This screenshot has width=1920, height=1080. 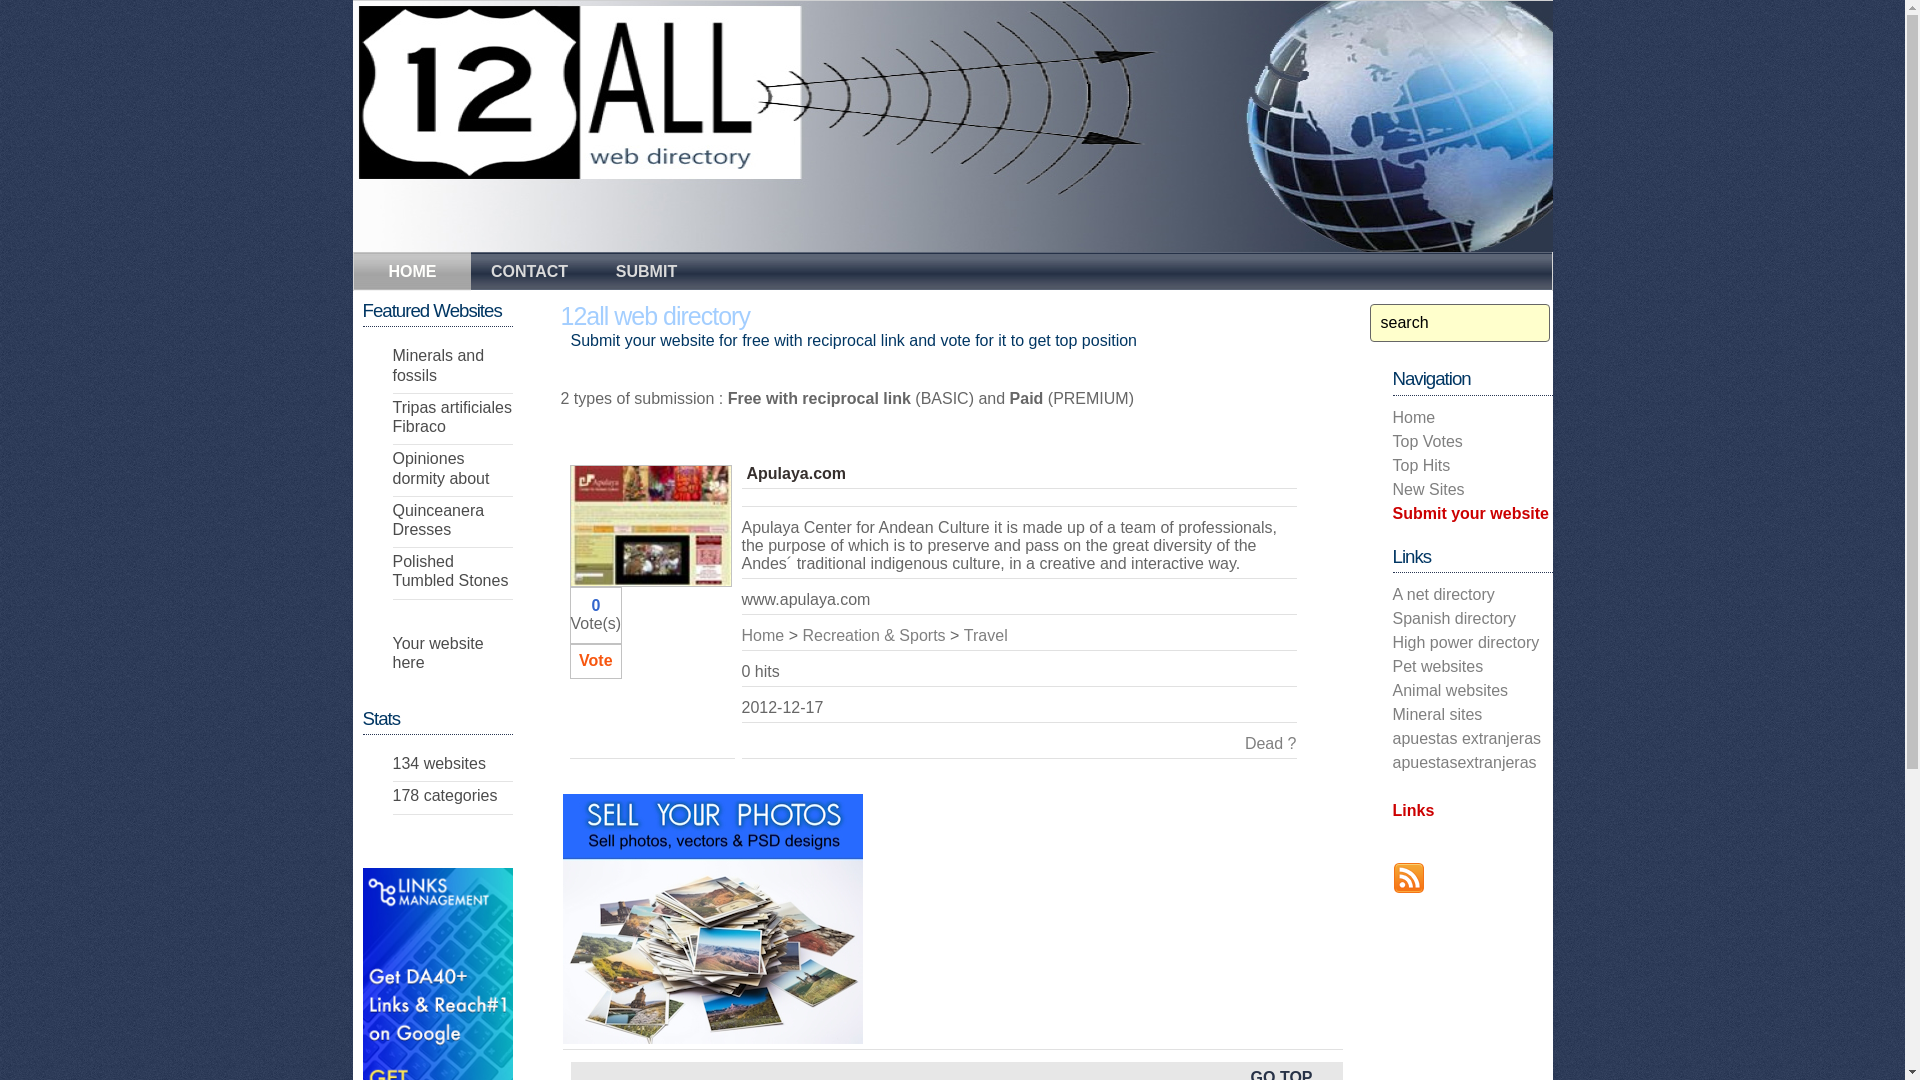 What do you see at coordinates (711, 918) in the screenshot?
I see `'Sell your photos'` at bounding box center [711, 918].